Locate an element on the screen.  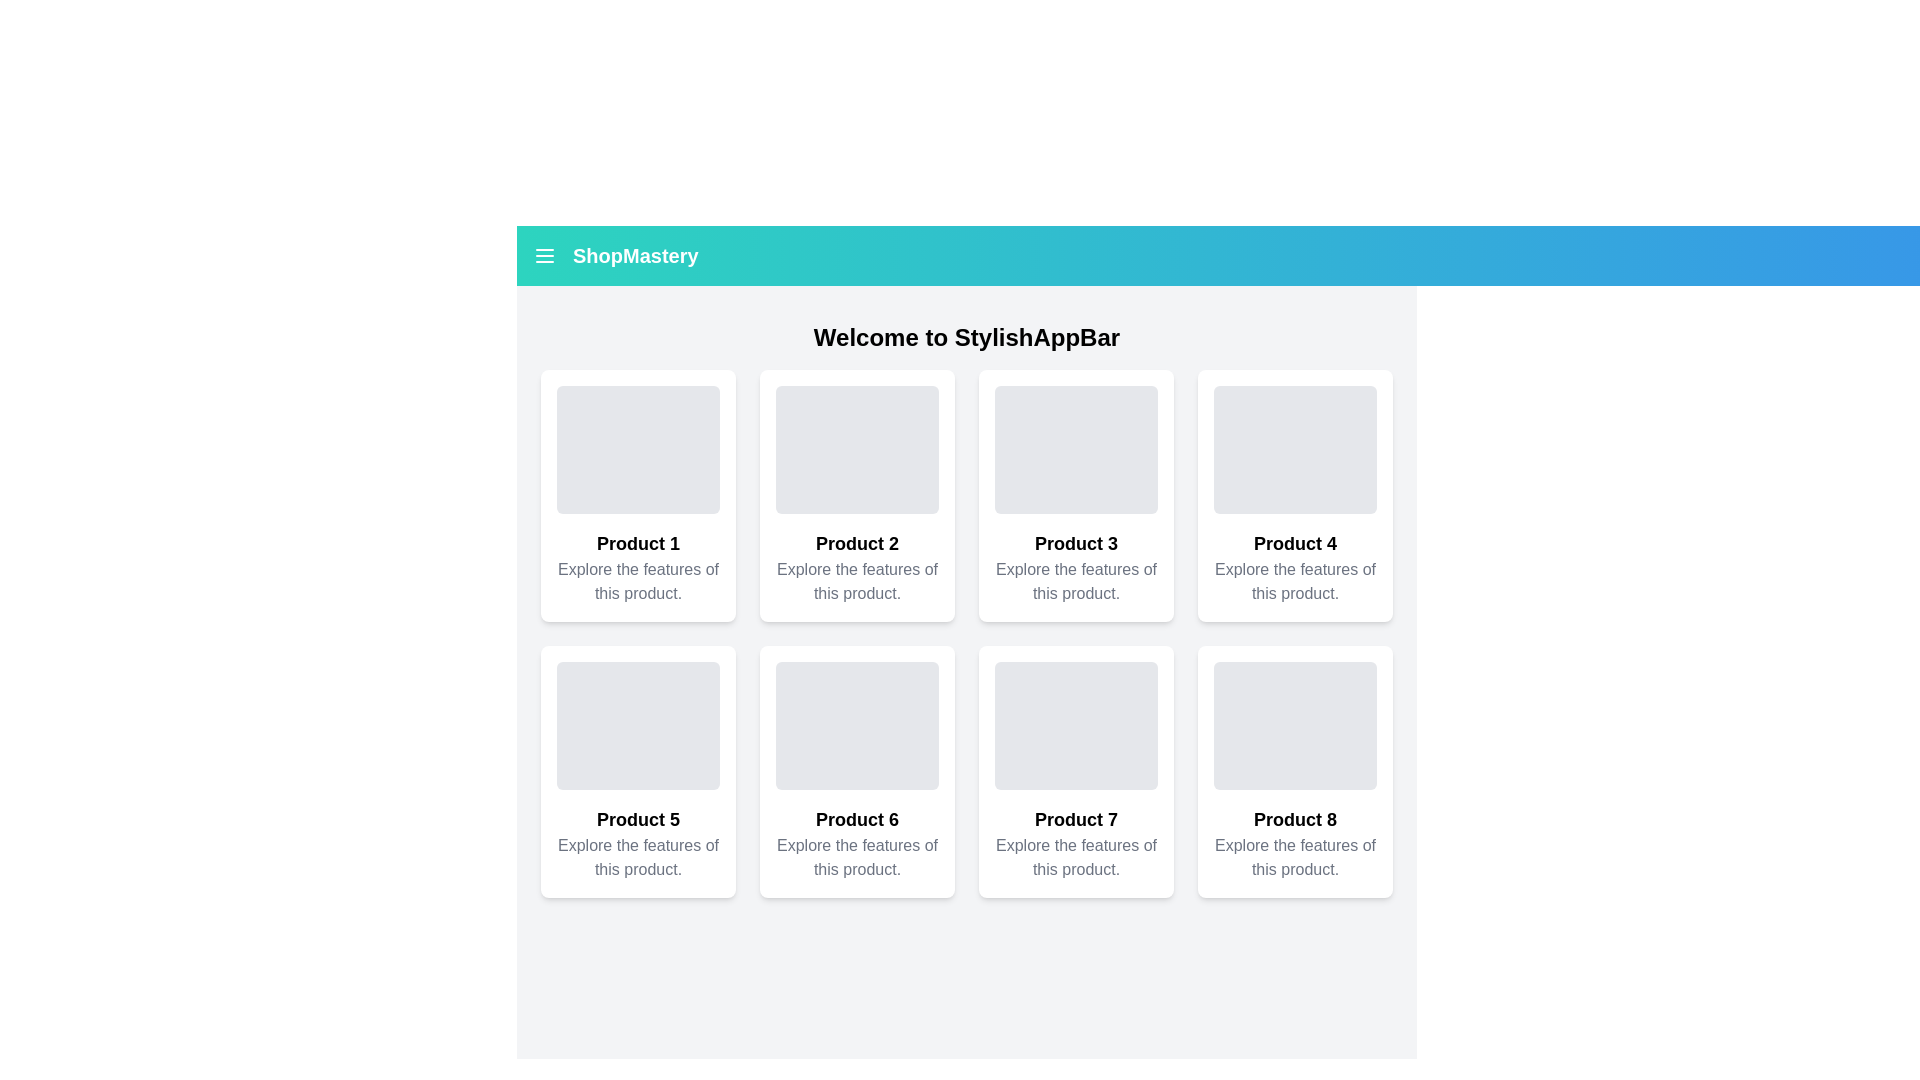
the image placeholder for 'Product 8' is located at coordinates (1295, 725).